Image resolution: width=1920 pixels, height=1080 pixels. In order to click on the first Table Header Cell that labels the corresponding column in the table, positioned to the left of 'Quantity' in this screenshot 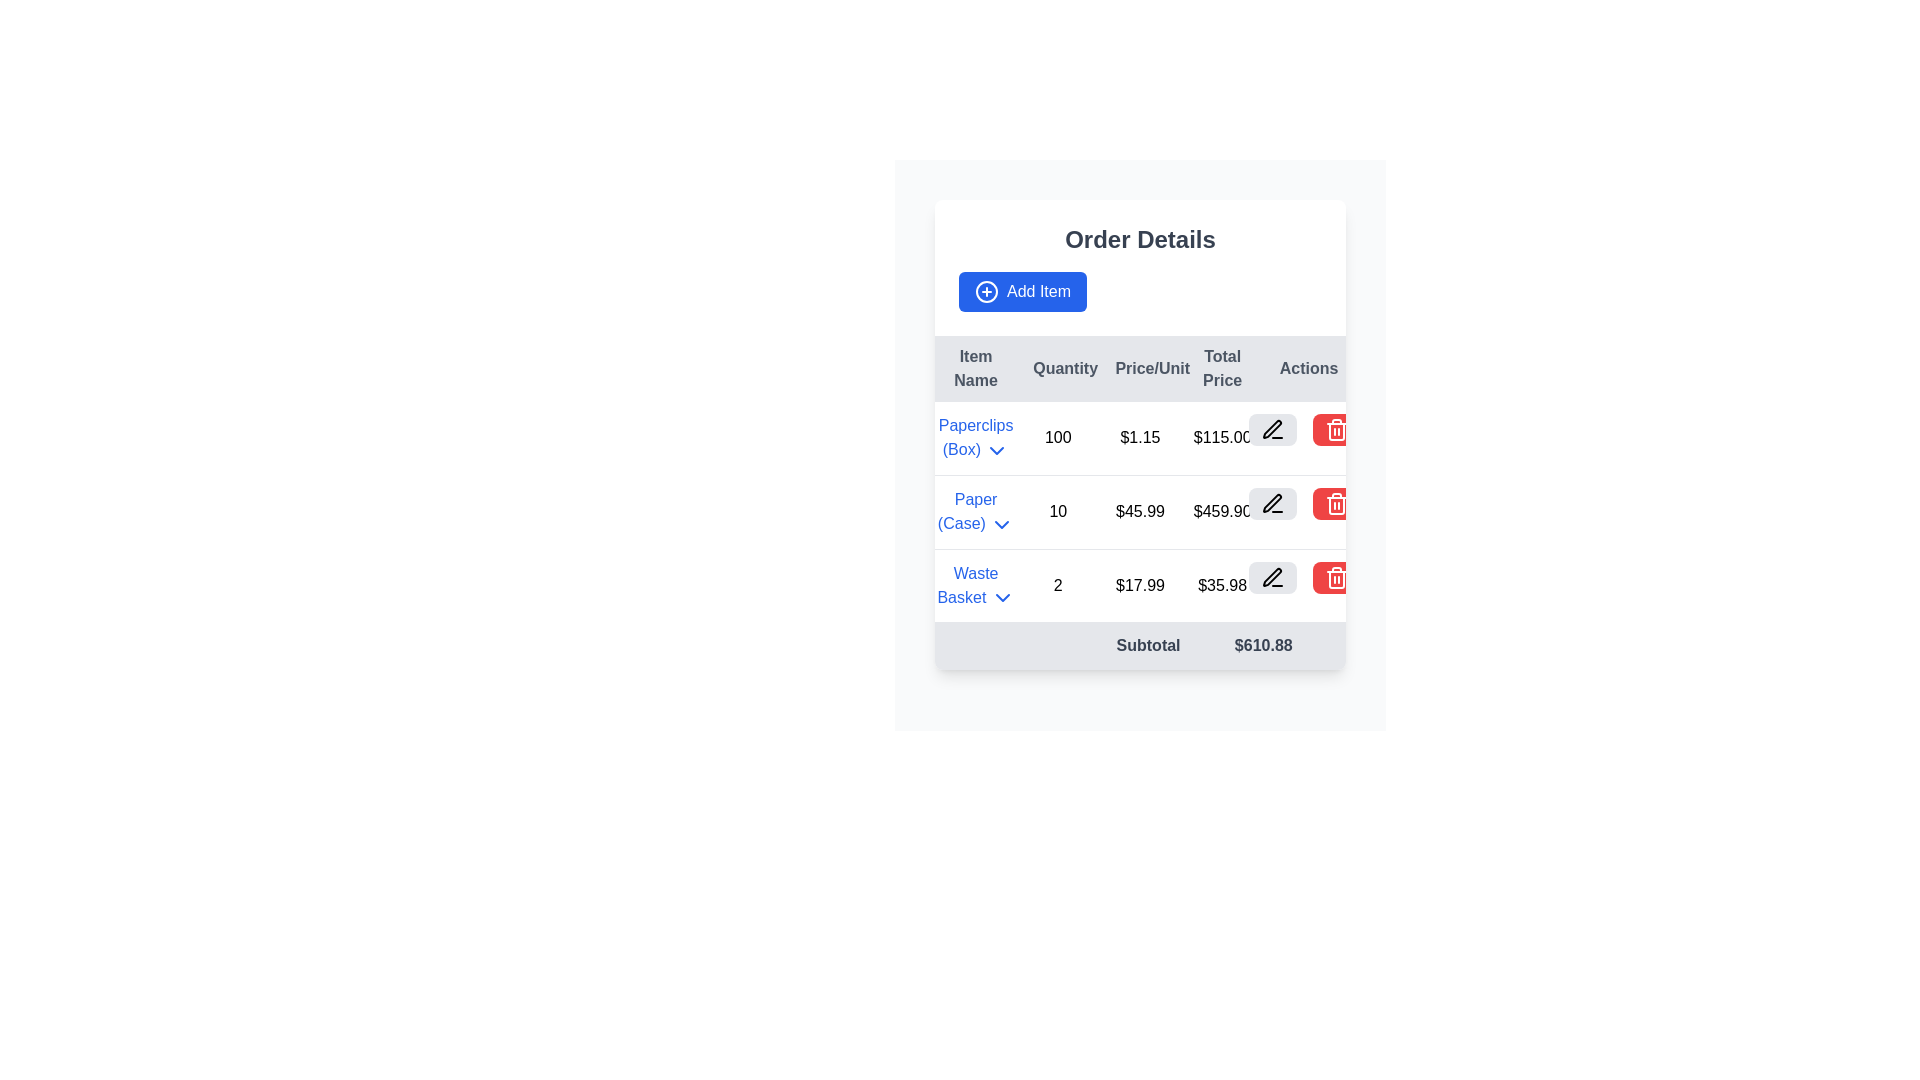, I will do `click(976, 369)`.